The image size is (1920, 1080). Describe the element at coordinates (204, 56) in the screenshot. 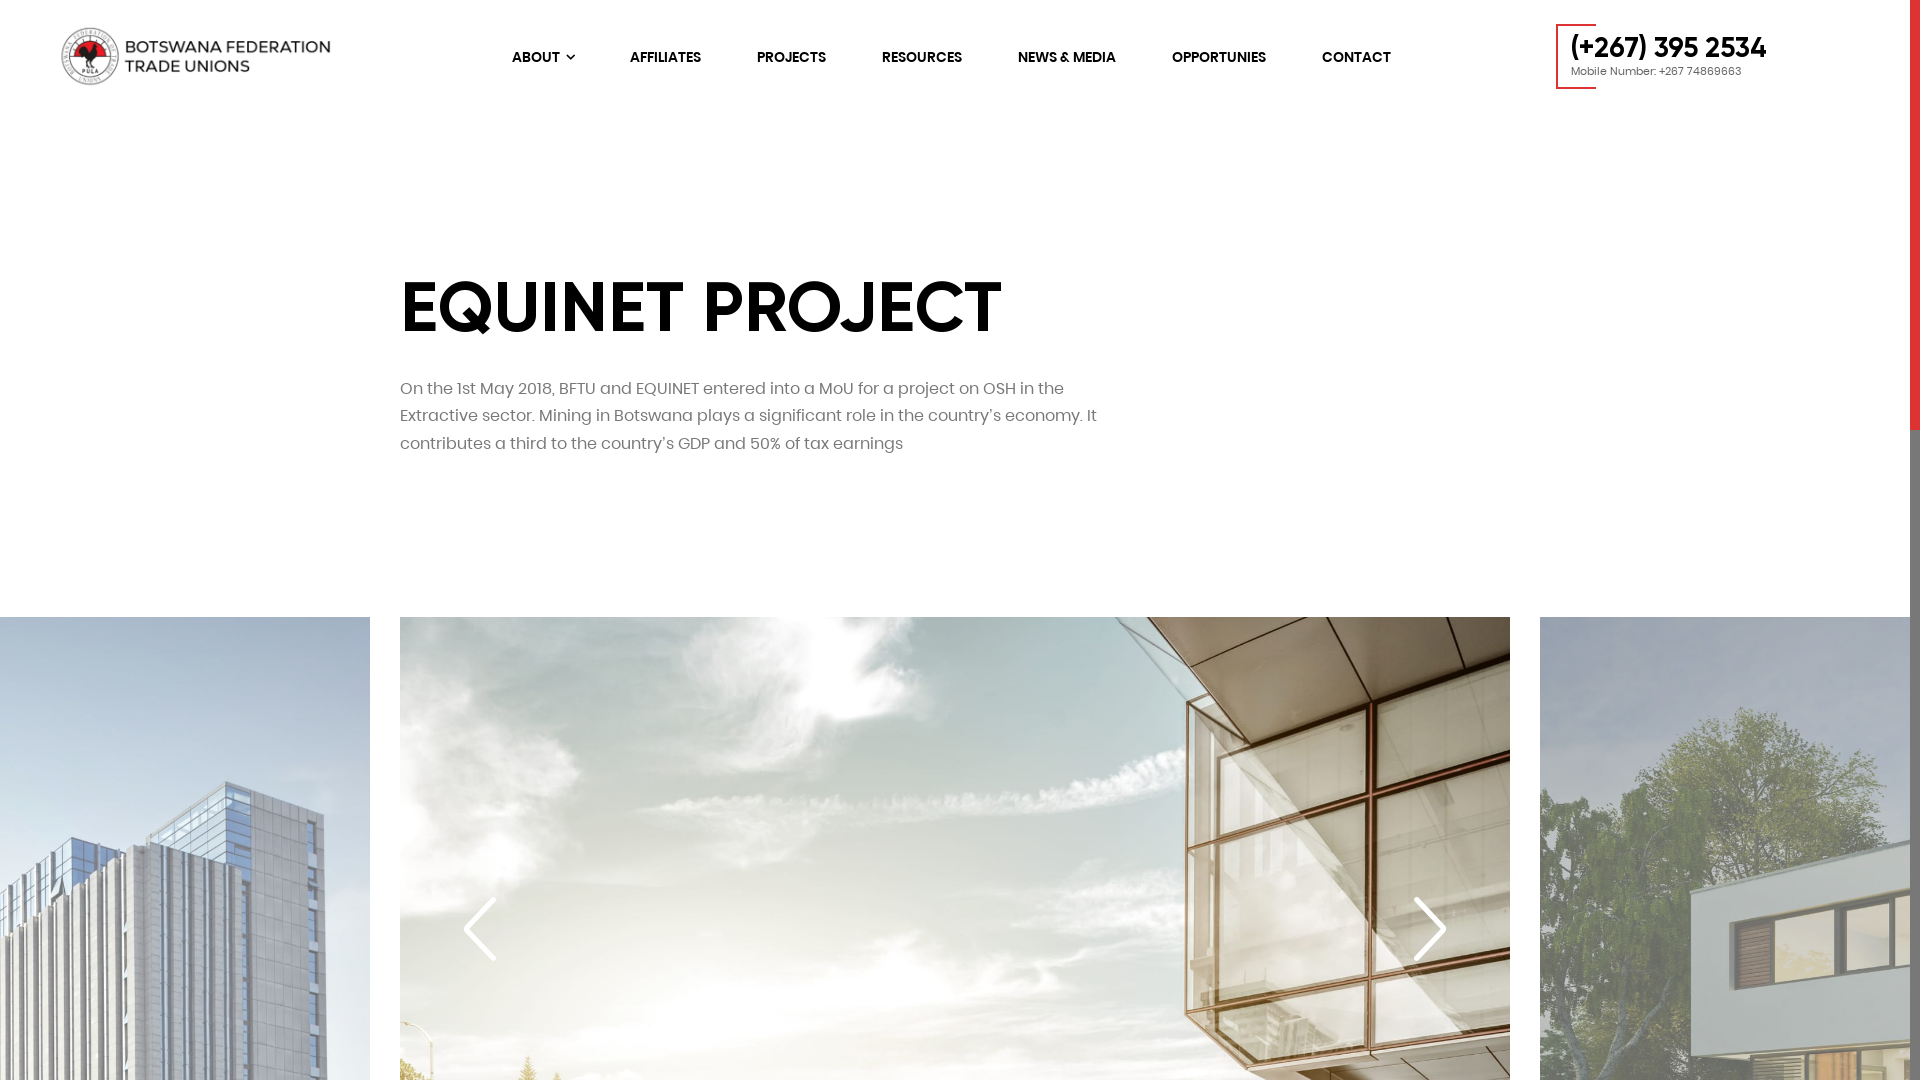

I see `'logo web-01'` at that location.